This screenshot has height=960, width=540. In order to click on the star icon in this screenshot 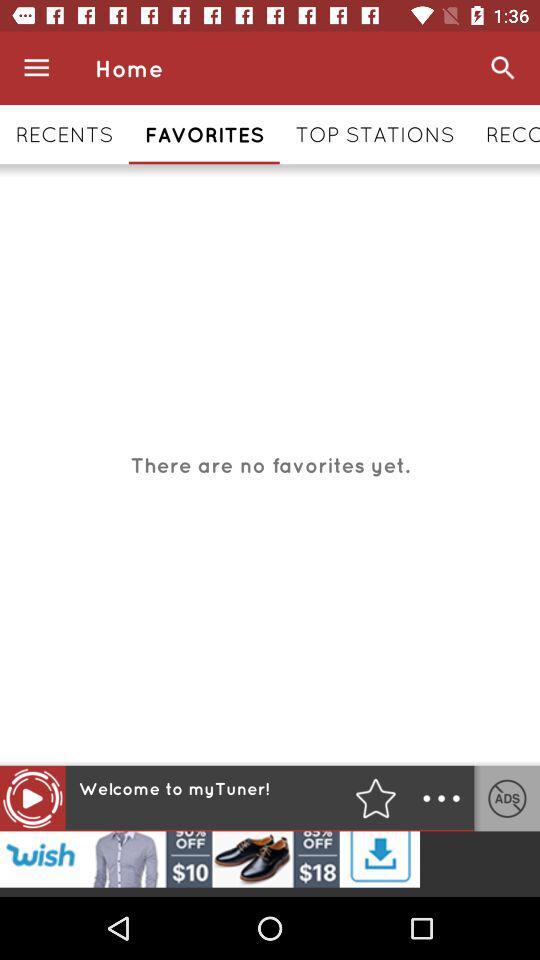, I will do `click(375, 798)`.